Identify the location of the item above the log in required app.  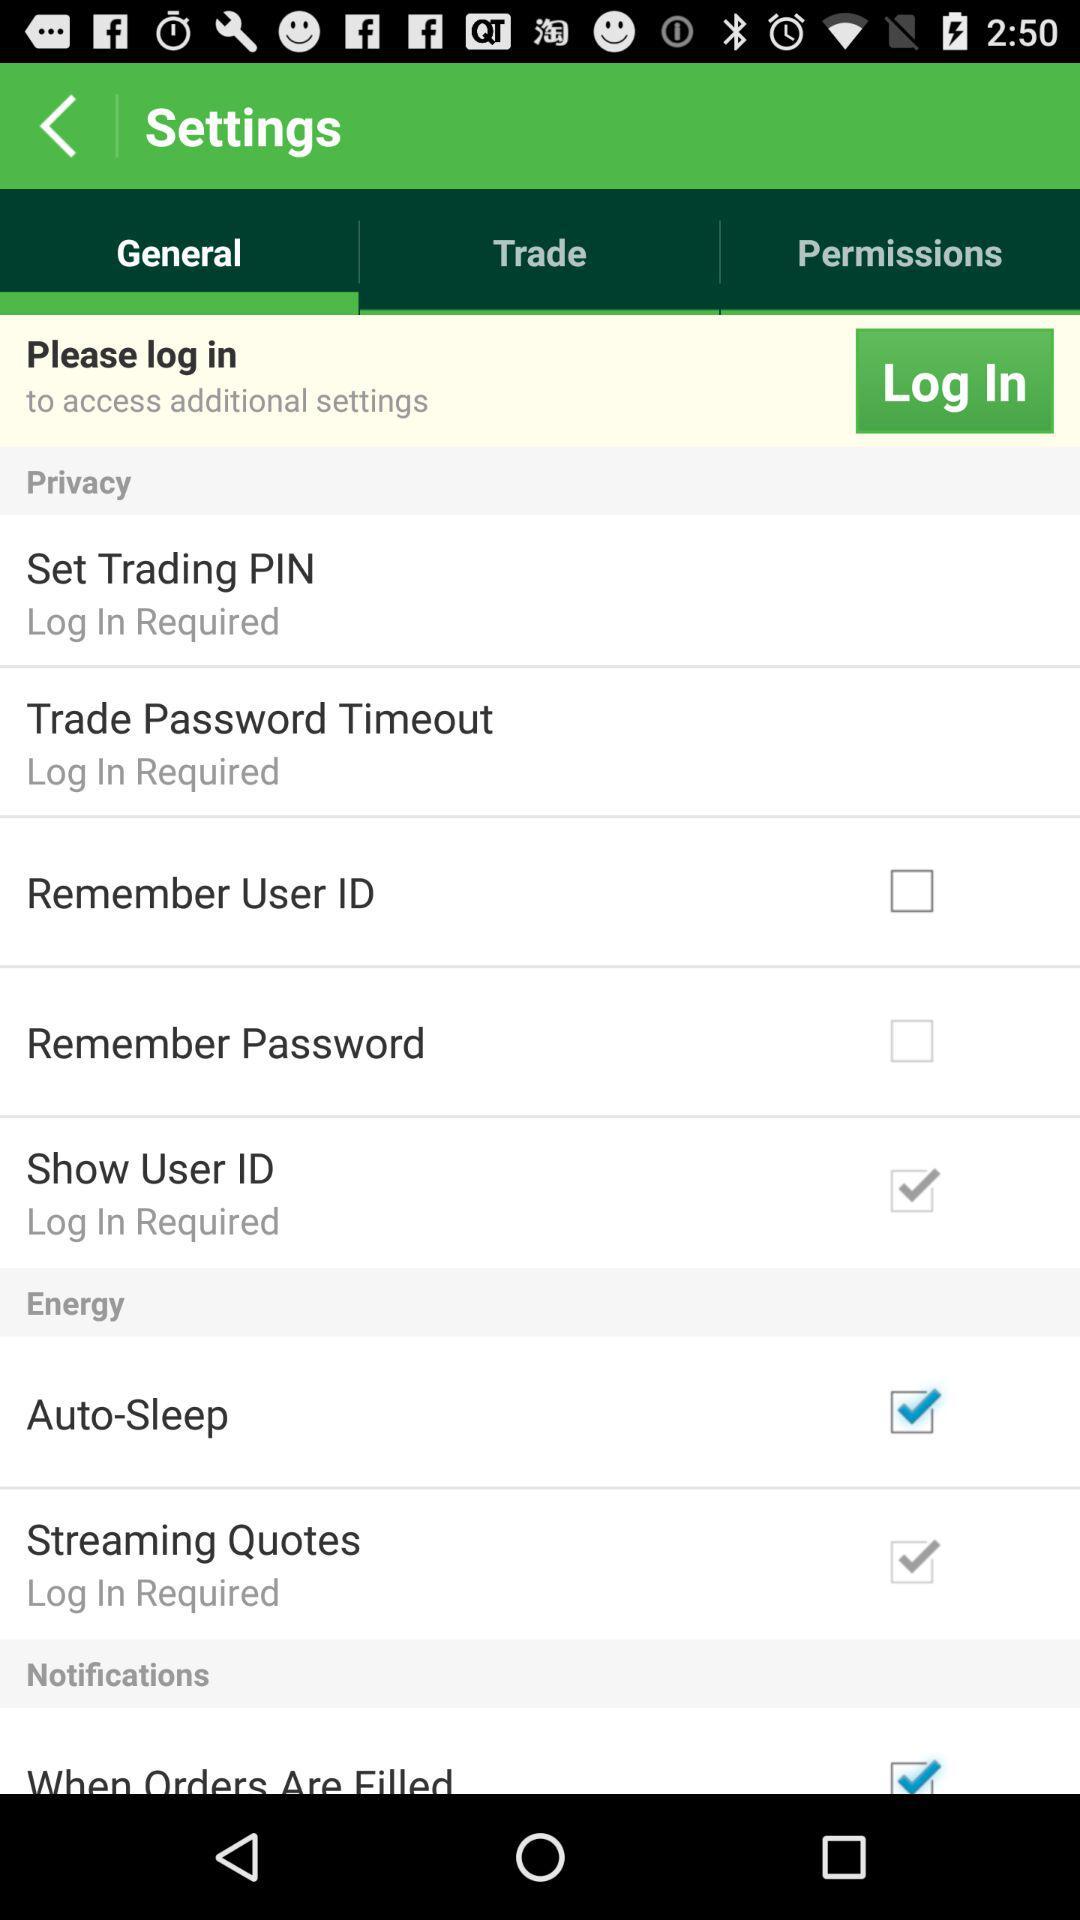
(258, 716).